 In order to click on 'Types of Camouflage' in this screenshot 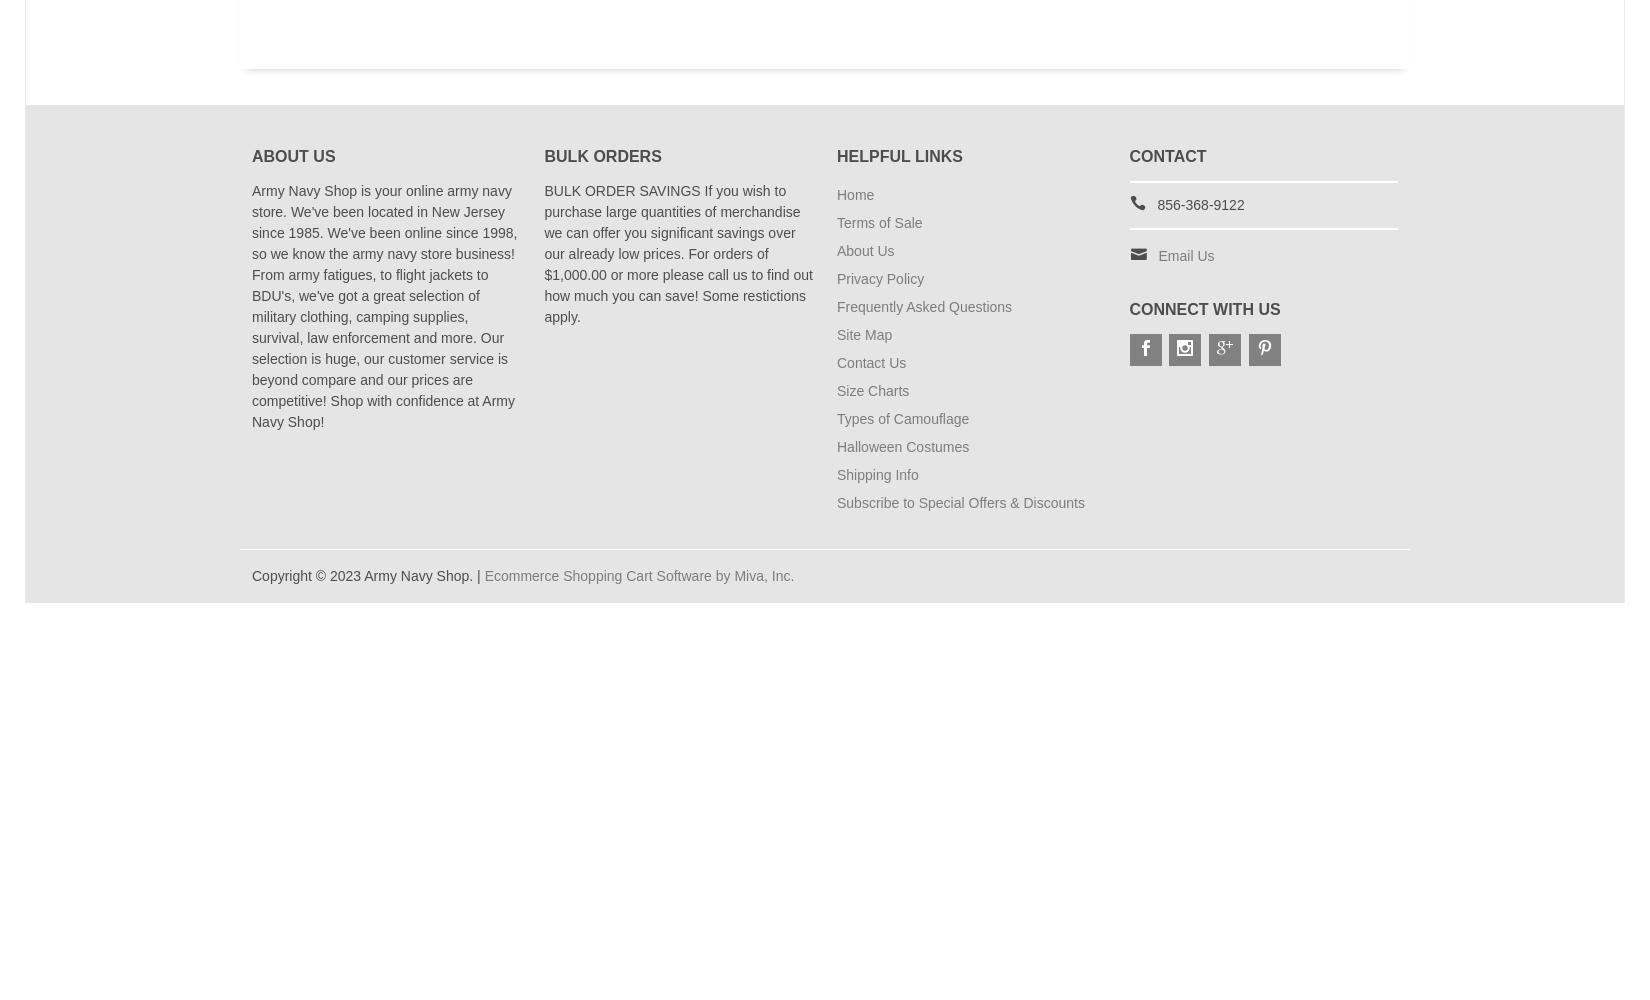, I will do `click(837, 418)`.